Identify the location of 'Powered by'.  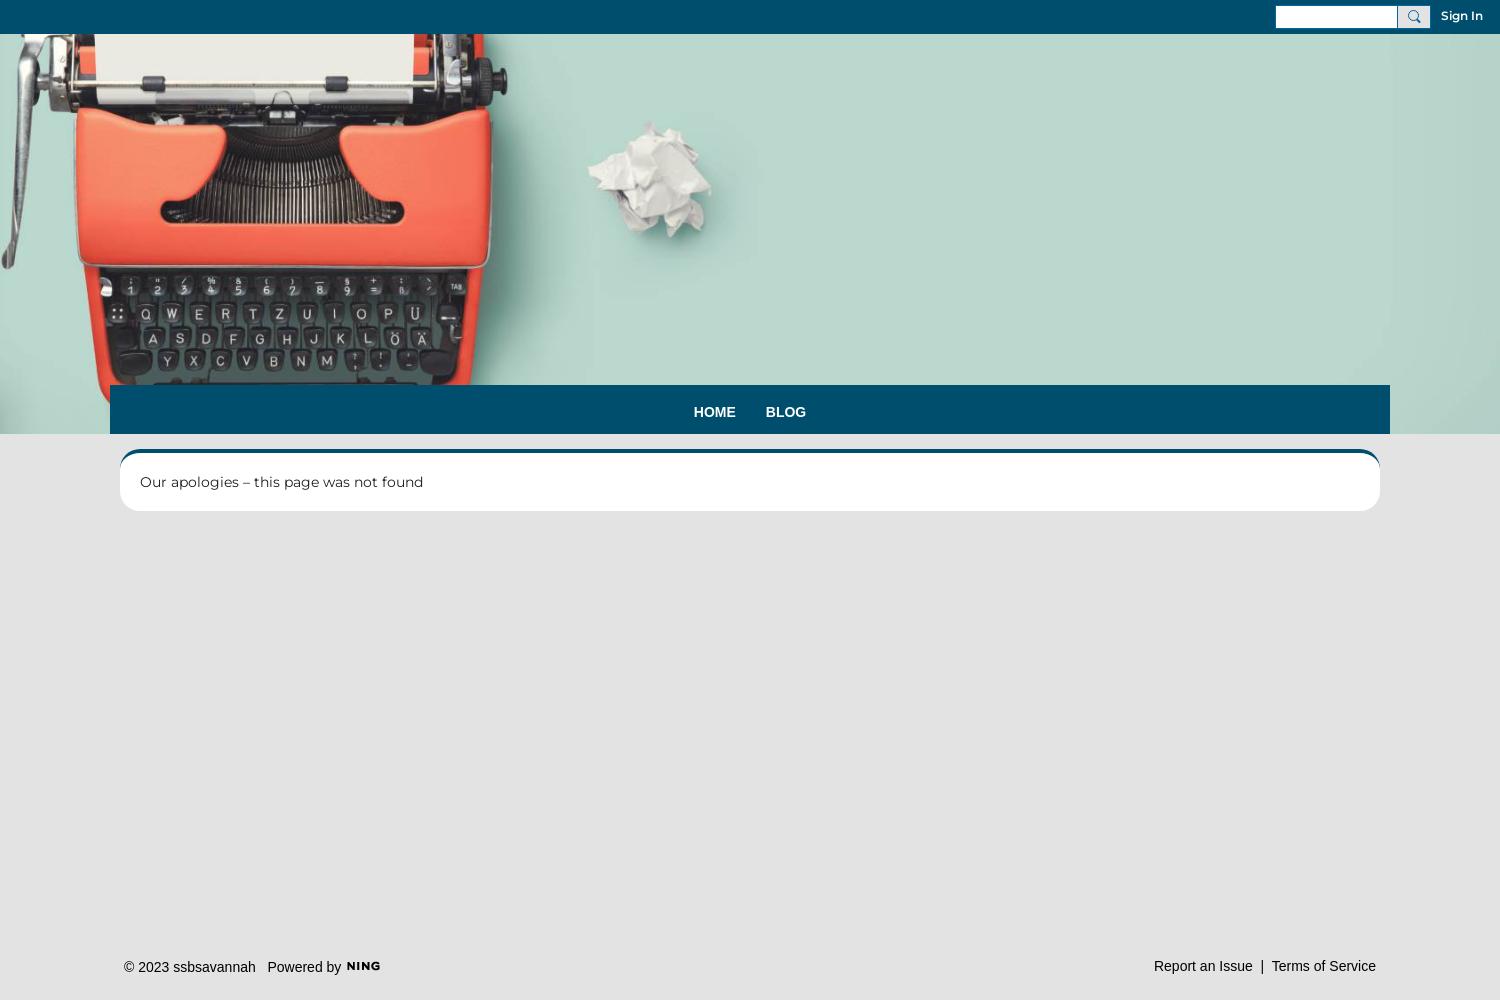
(306, 965).